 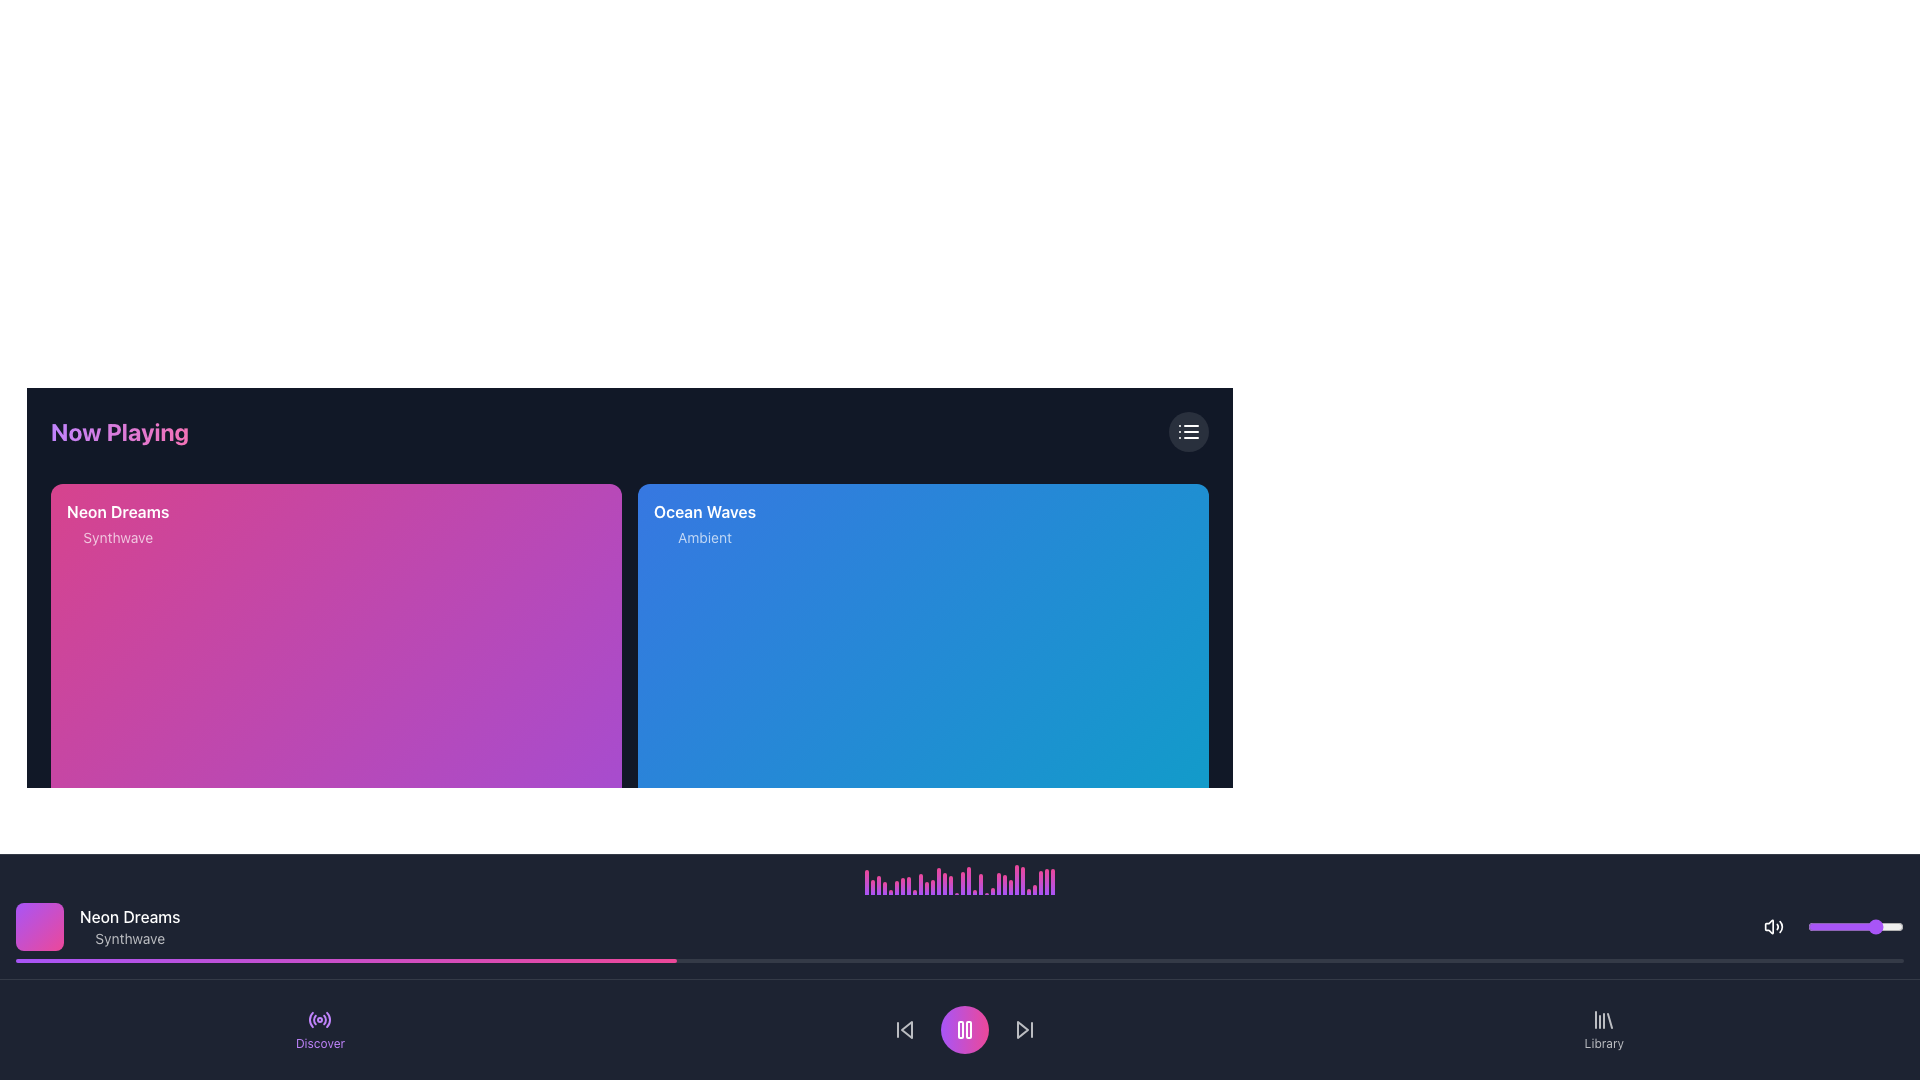 What do you see at coordinates (944, 883) in the screenshot?
I see `the small vertical bar styled with a gradient transitioning from purple to pink, located centrally in the bottom section of the audio visualizer` at bounding box center [944, 883].